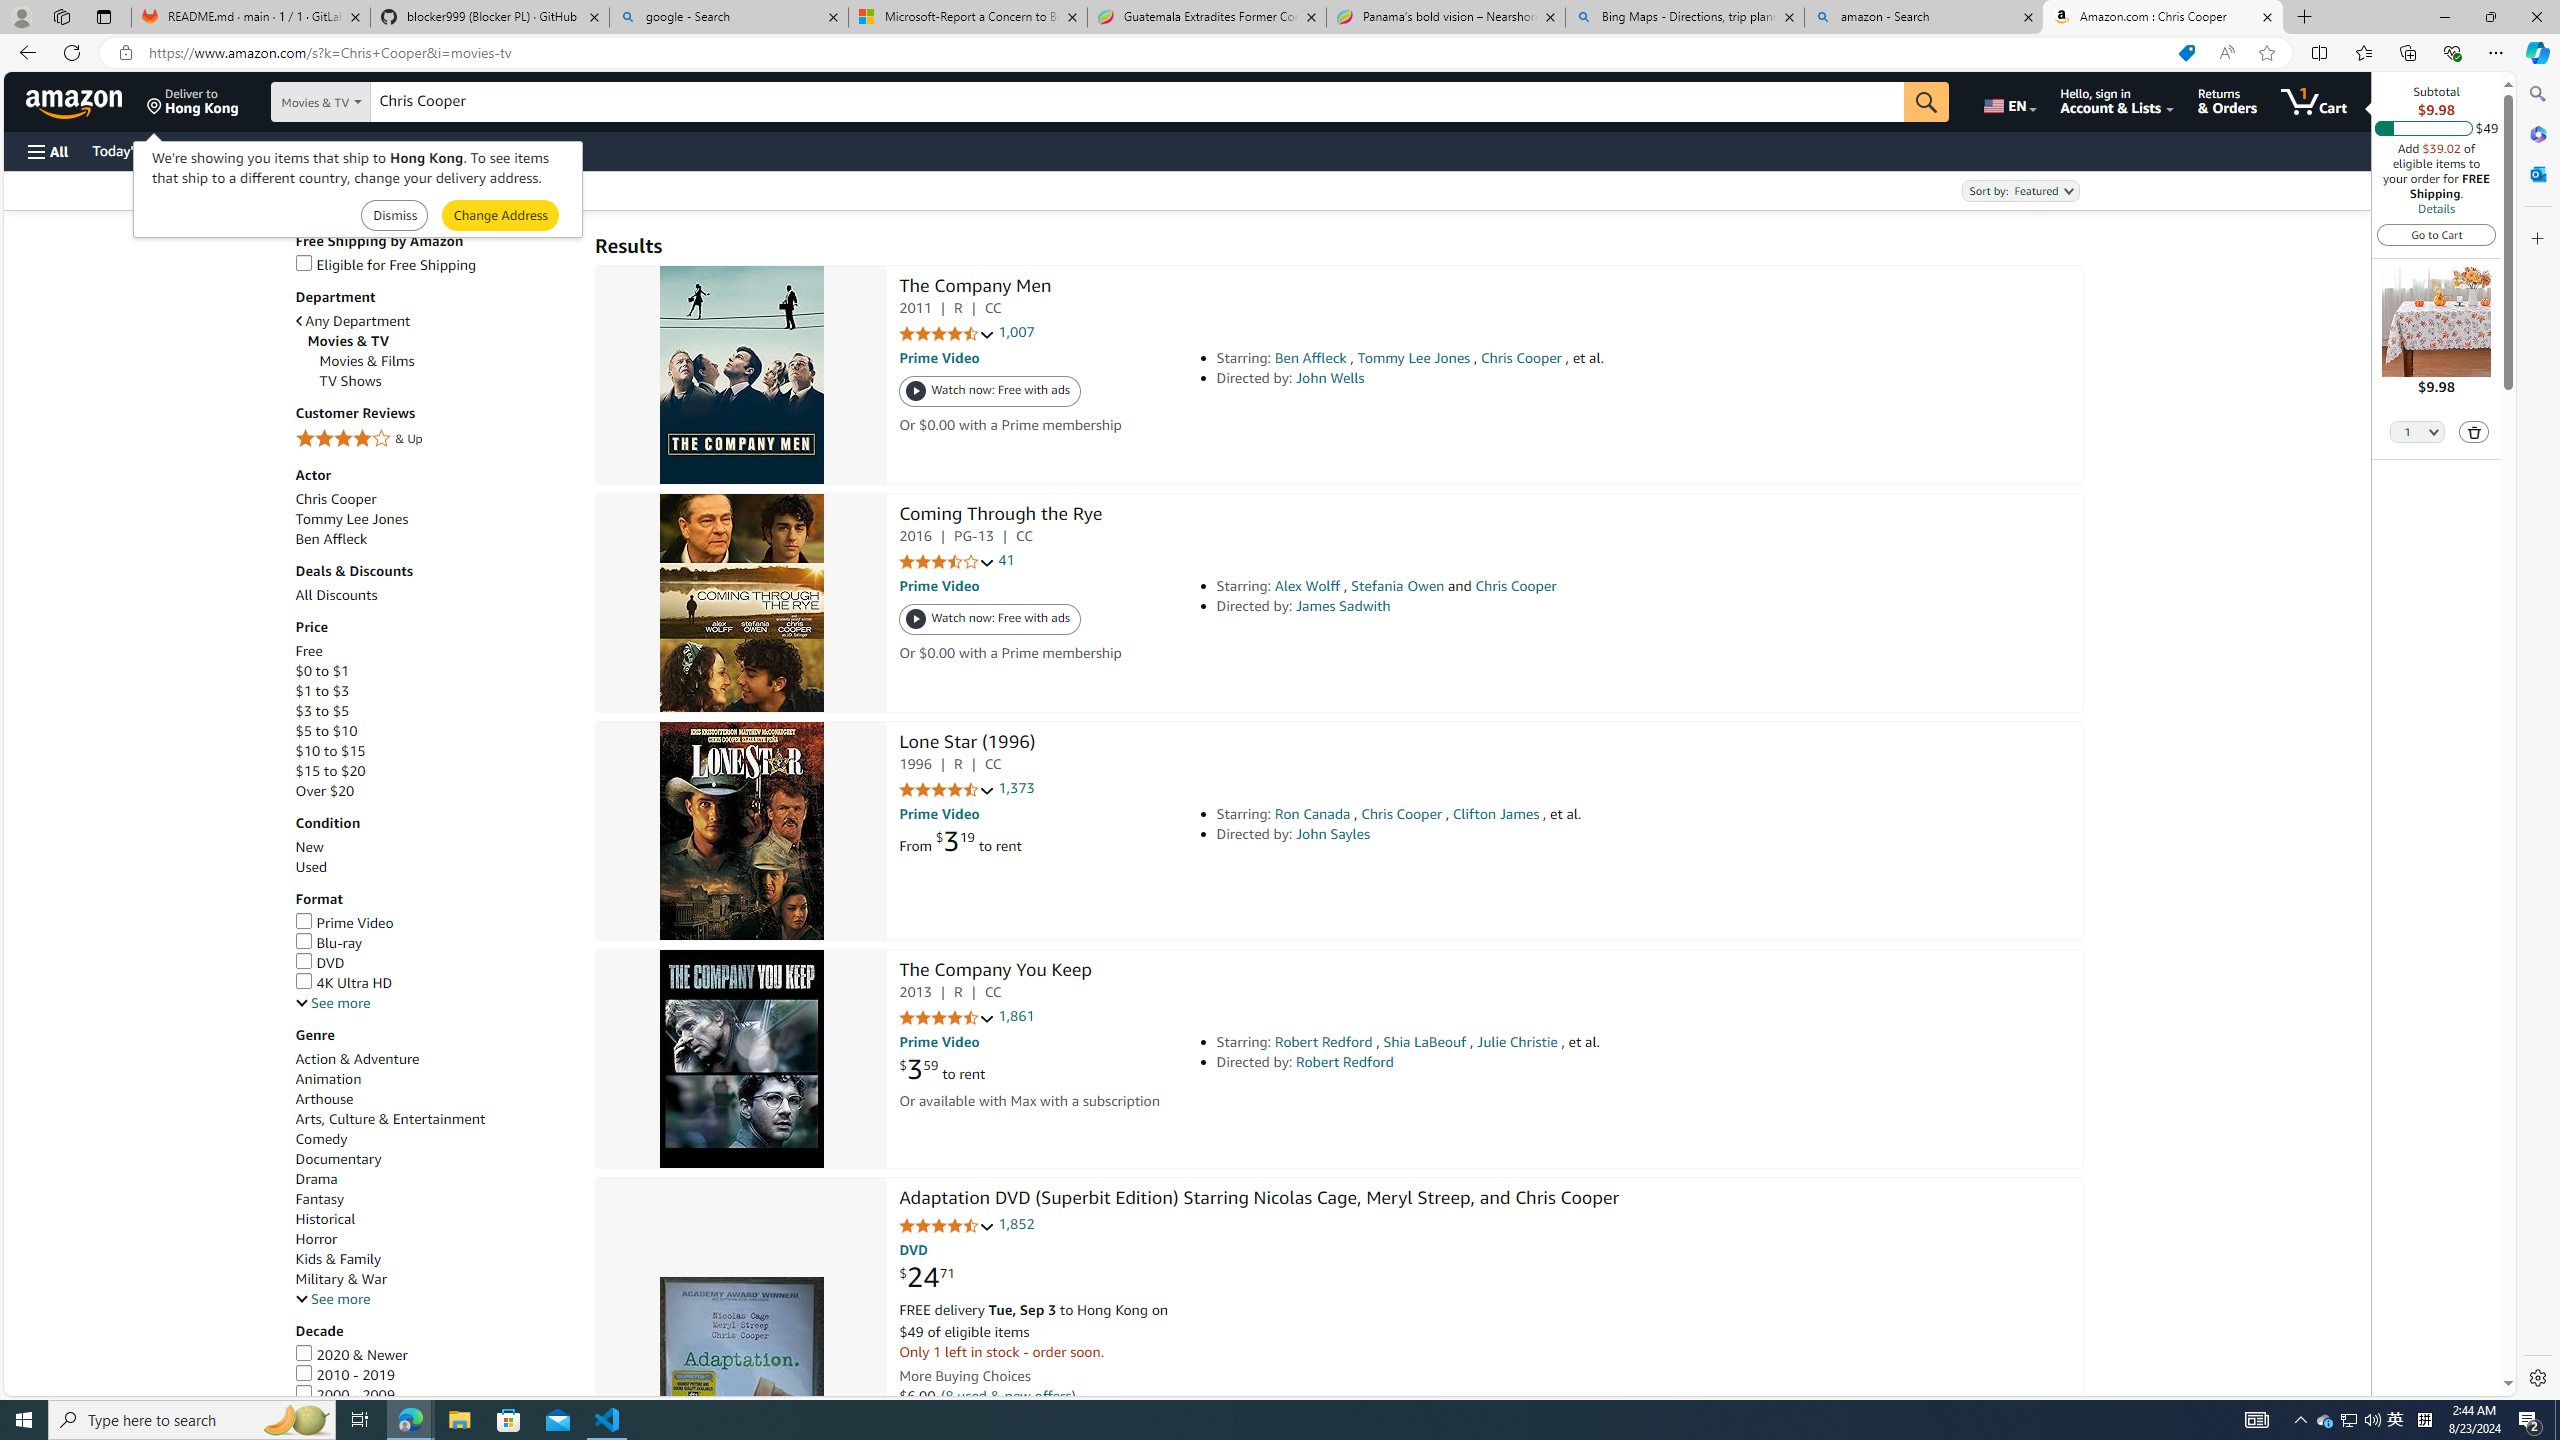  I want to click on '4K Ultra HD', so click(343, 983).